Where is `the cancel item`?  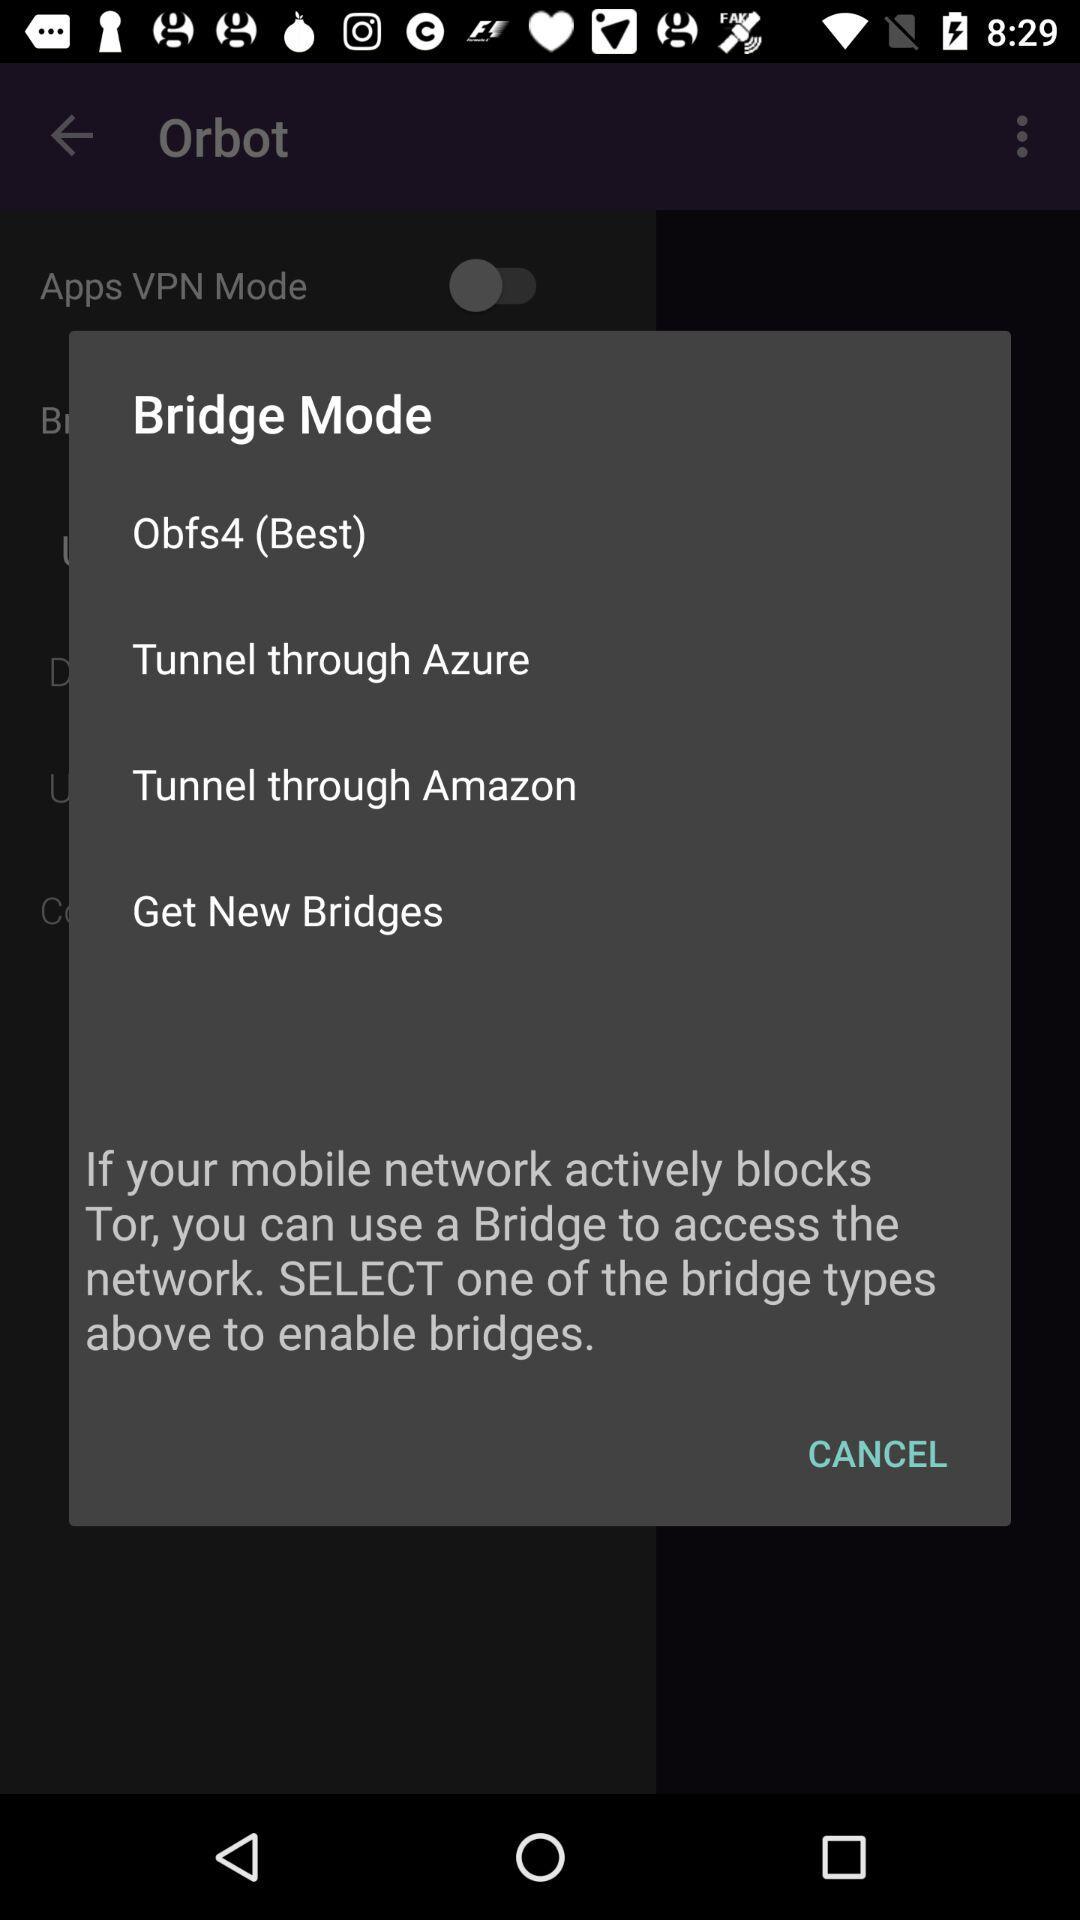
the cancel item is located at coordinates (876, 1452).